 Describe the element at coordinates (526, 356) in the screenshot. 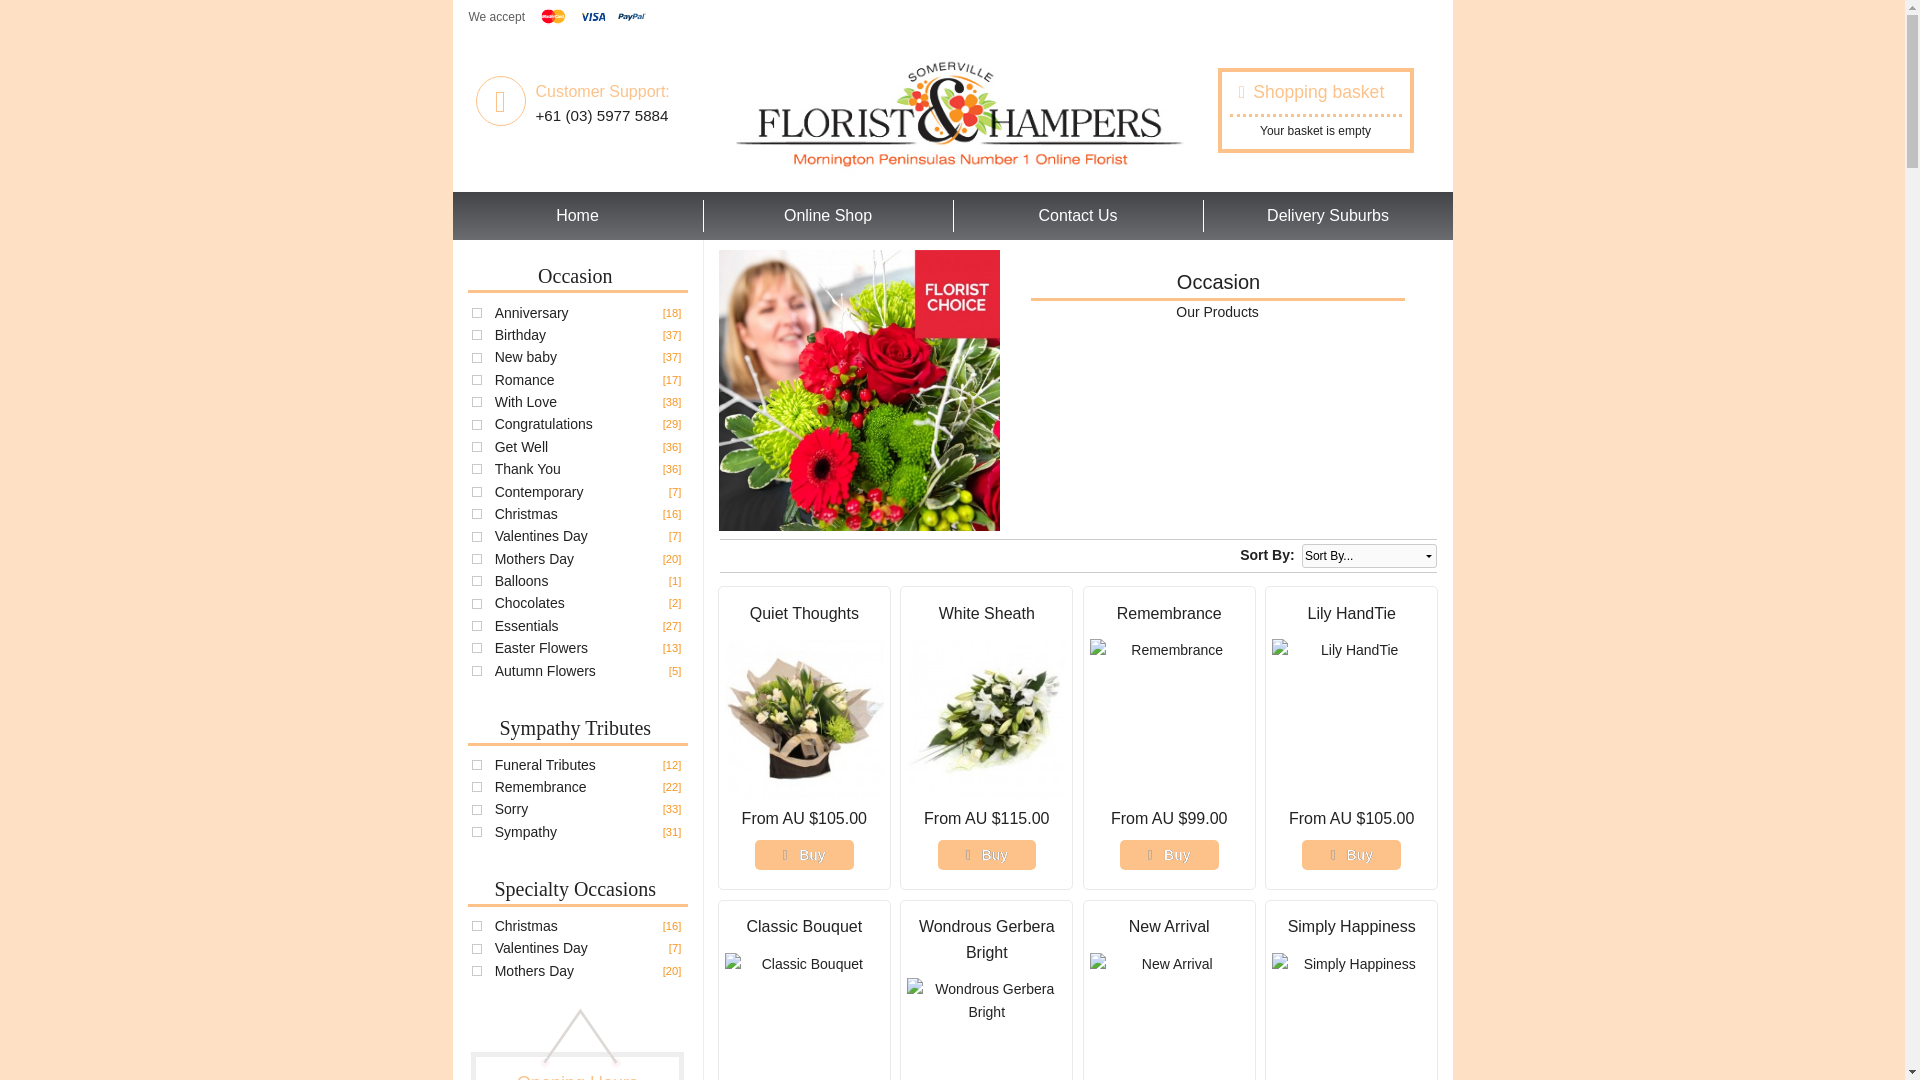

I see `'New baby` at that location.